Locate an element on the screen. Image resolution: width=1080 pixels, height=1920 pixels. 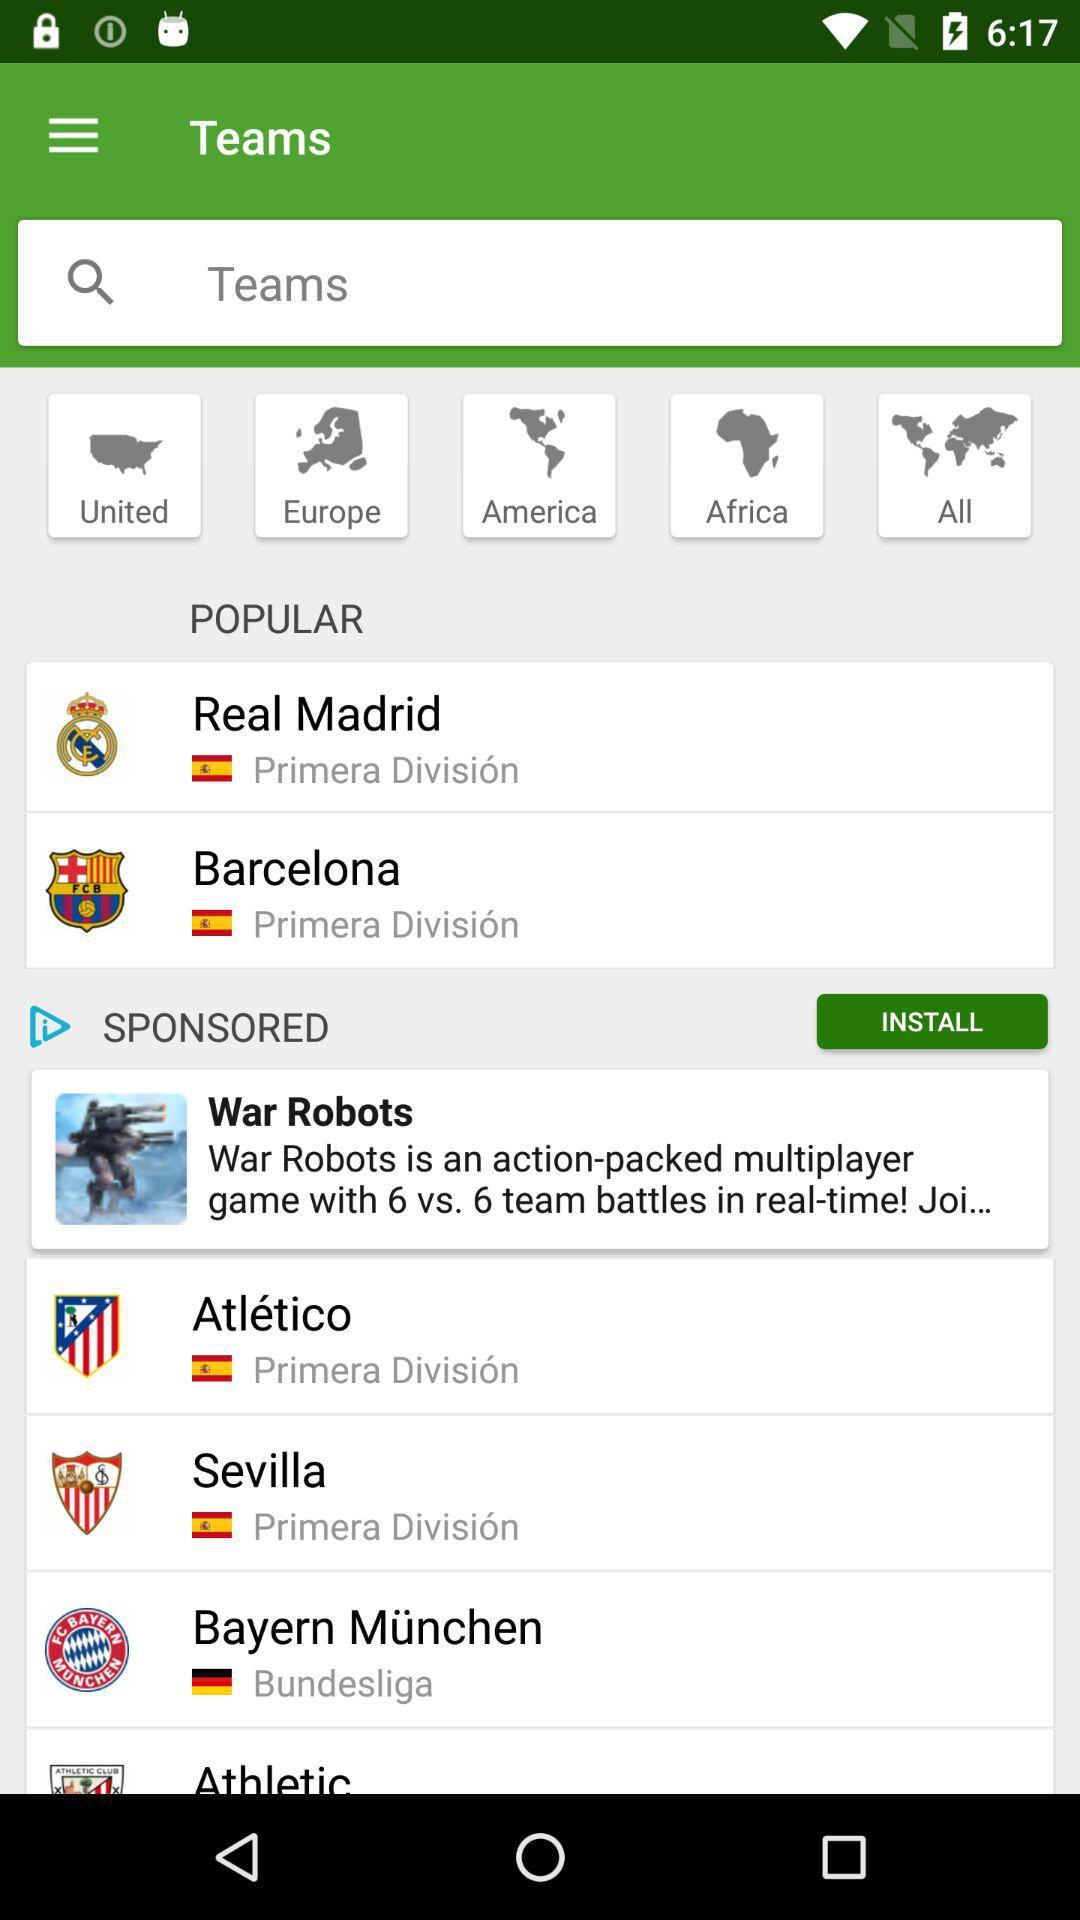
bundesliga item is located at coordinates (640, 1681).